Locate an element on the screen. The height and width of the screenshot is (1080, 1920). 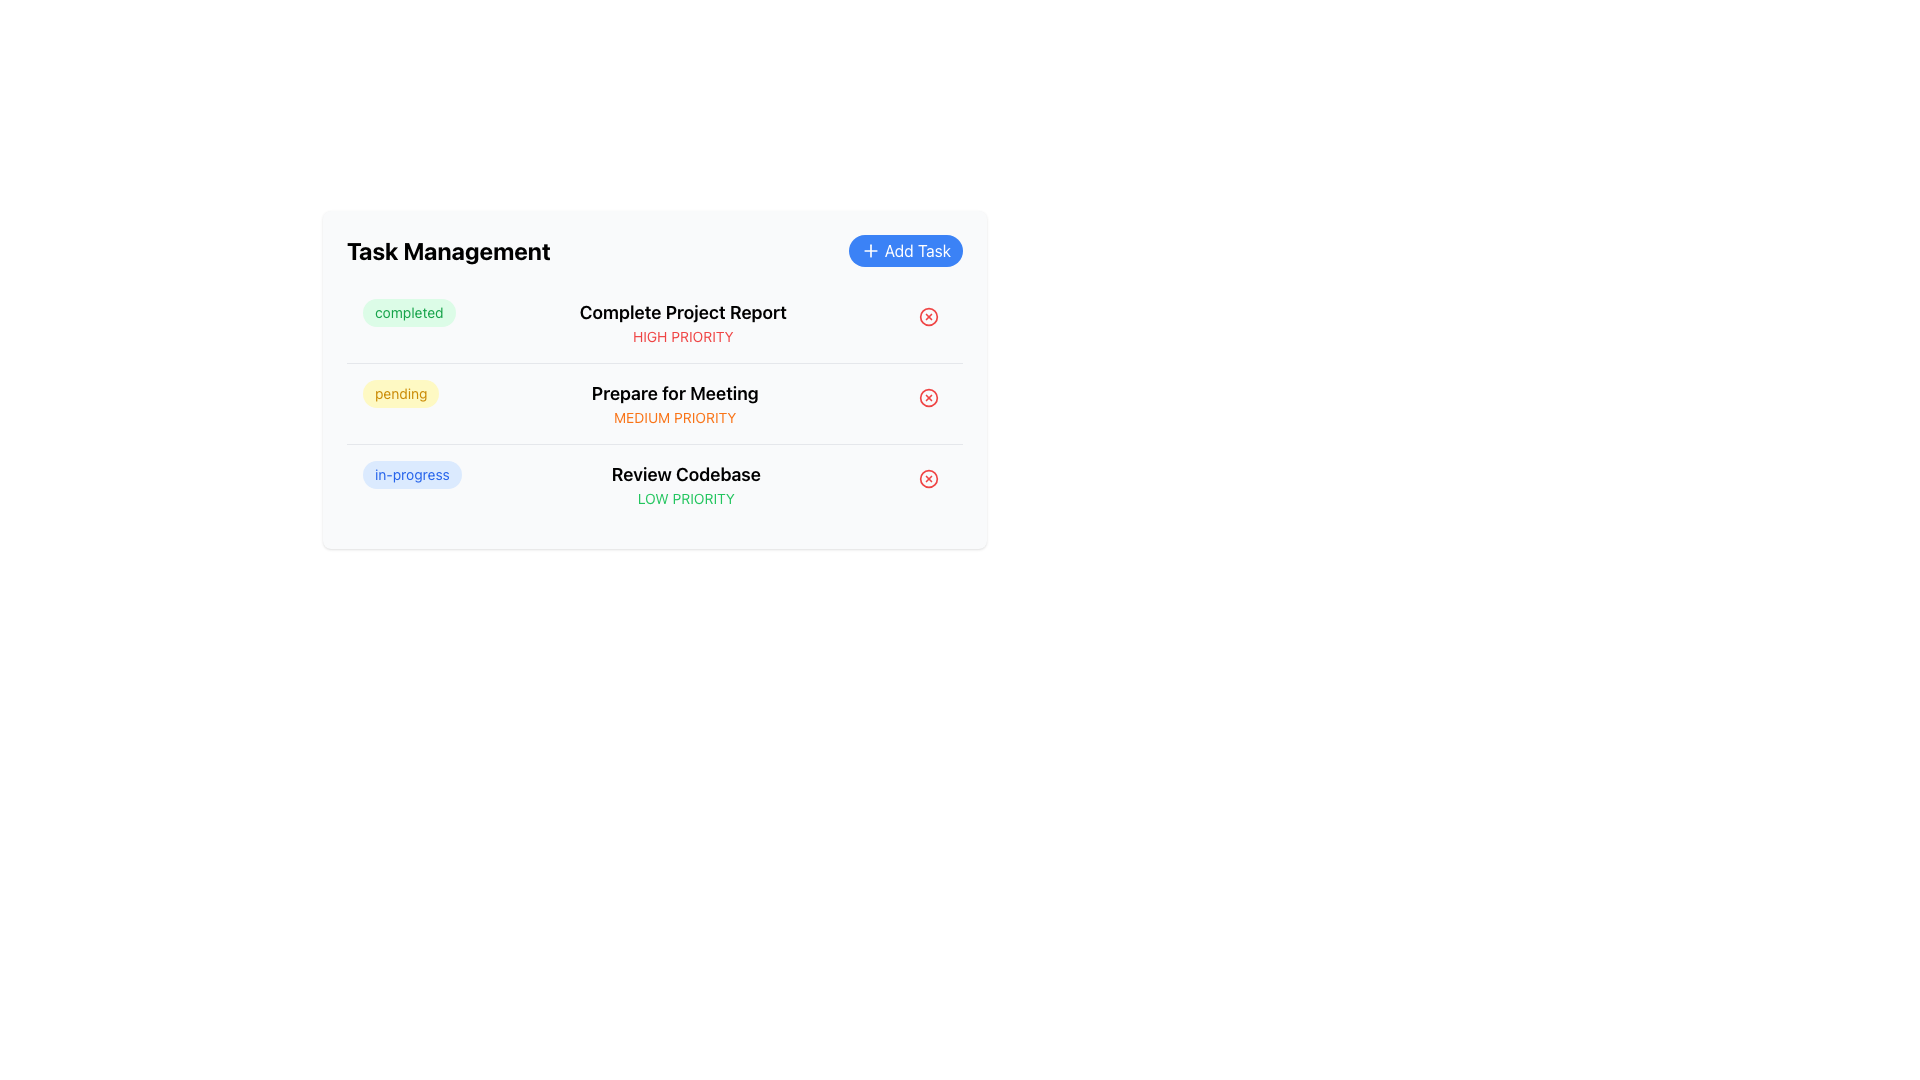
task title 'Complete Project Report' and its priority status 'HIGH PRIORITY' from the Text Display Component located in the second row of the task list module within the 'completed' category is located at coordinates (683, 322).